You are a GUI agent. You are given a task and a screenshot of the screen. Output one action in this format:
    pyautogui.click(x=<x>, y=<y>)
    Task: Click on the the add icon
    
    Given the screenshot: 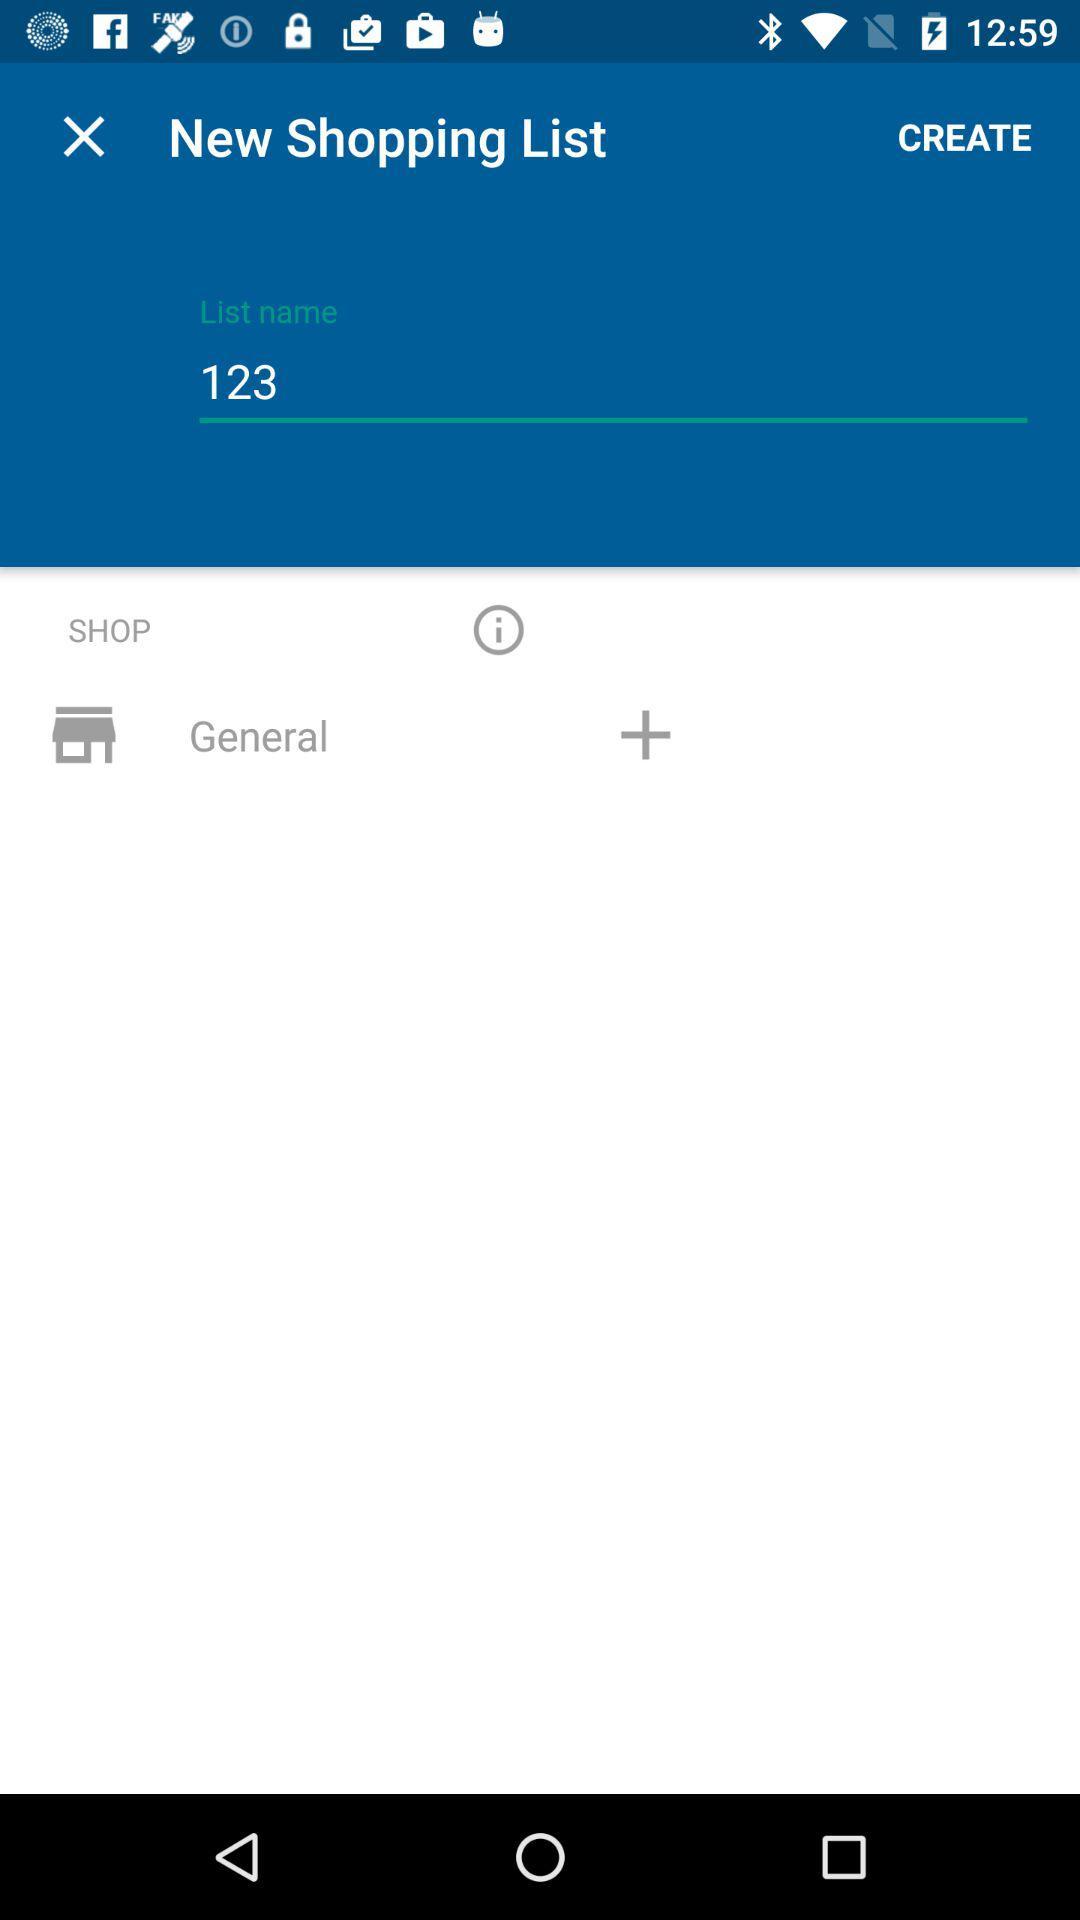 What is the action you would take?
    pyautogui.click(x=645, y=733)
    